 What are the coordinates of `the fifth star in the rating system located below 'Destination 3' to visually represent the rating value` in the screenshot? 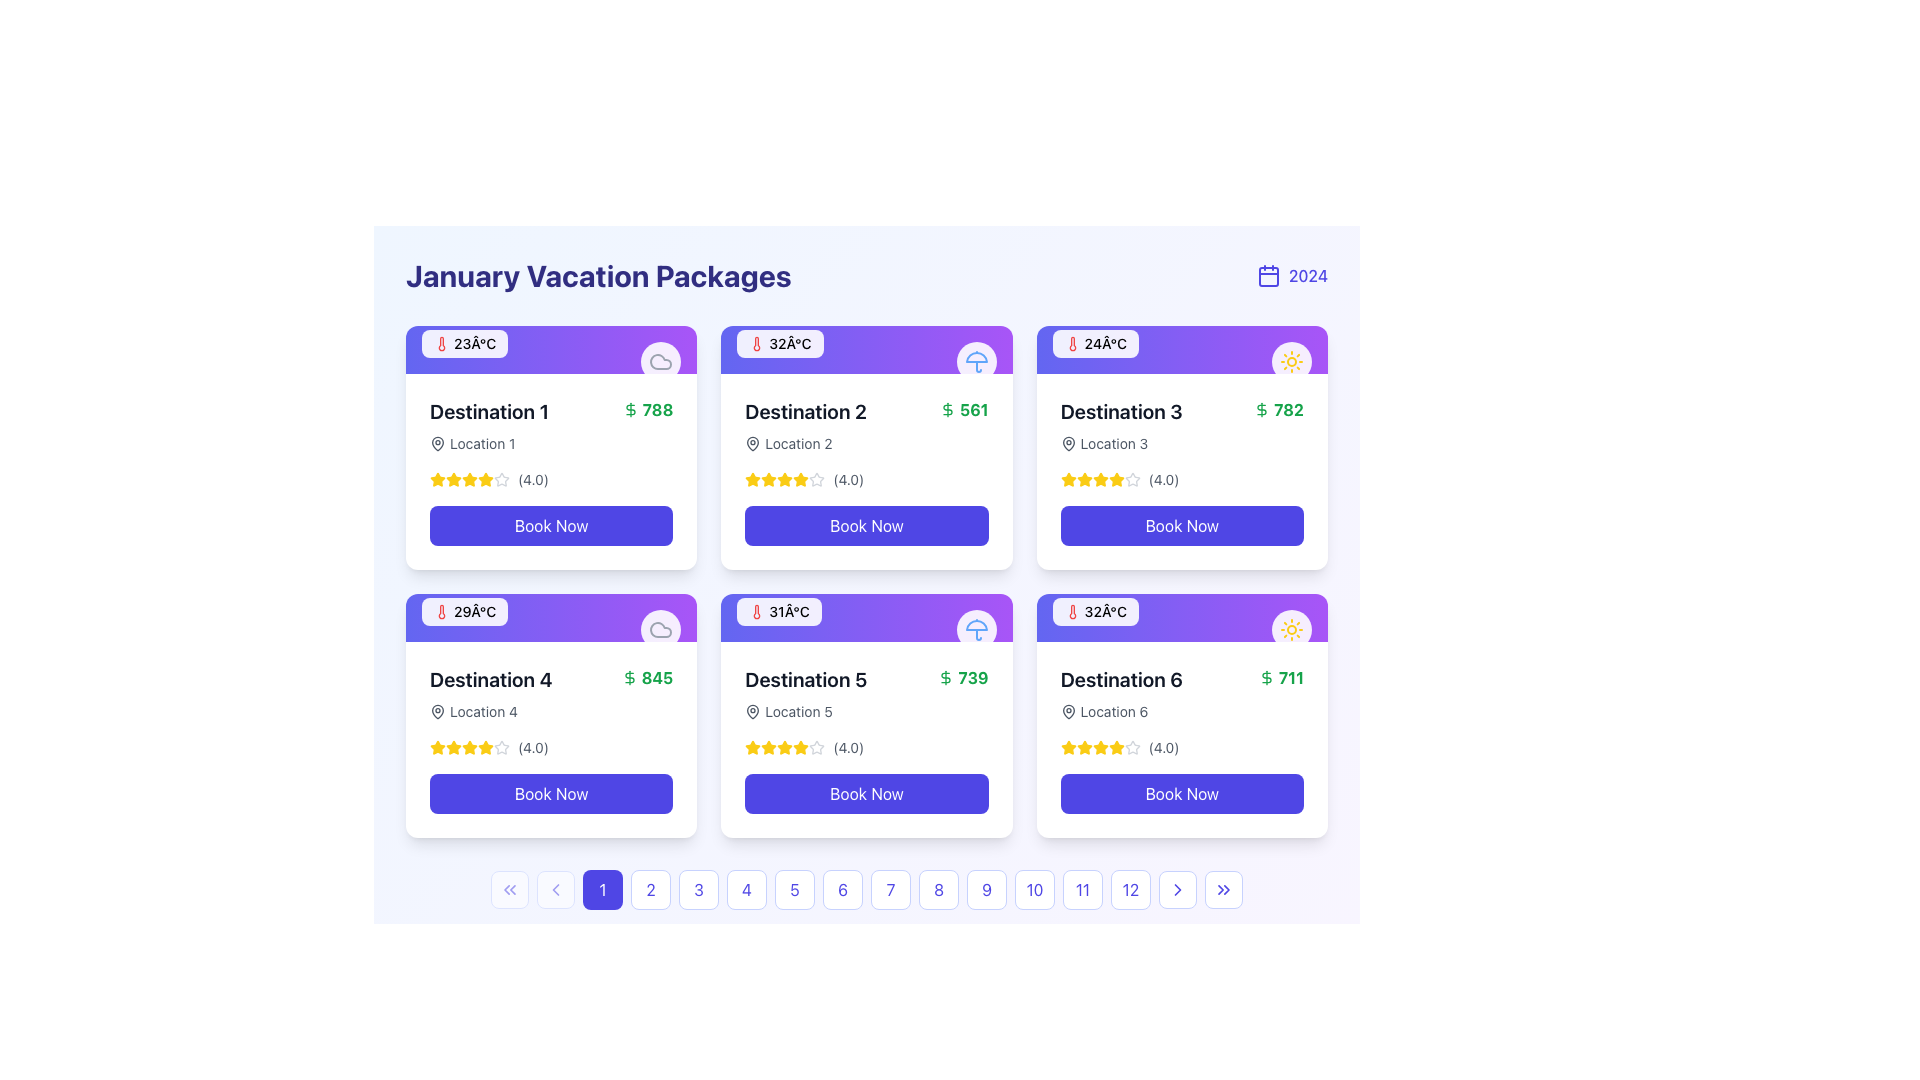 It's located at (1115, 479).